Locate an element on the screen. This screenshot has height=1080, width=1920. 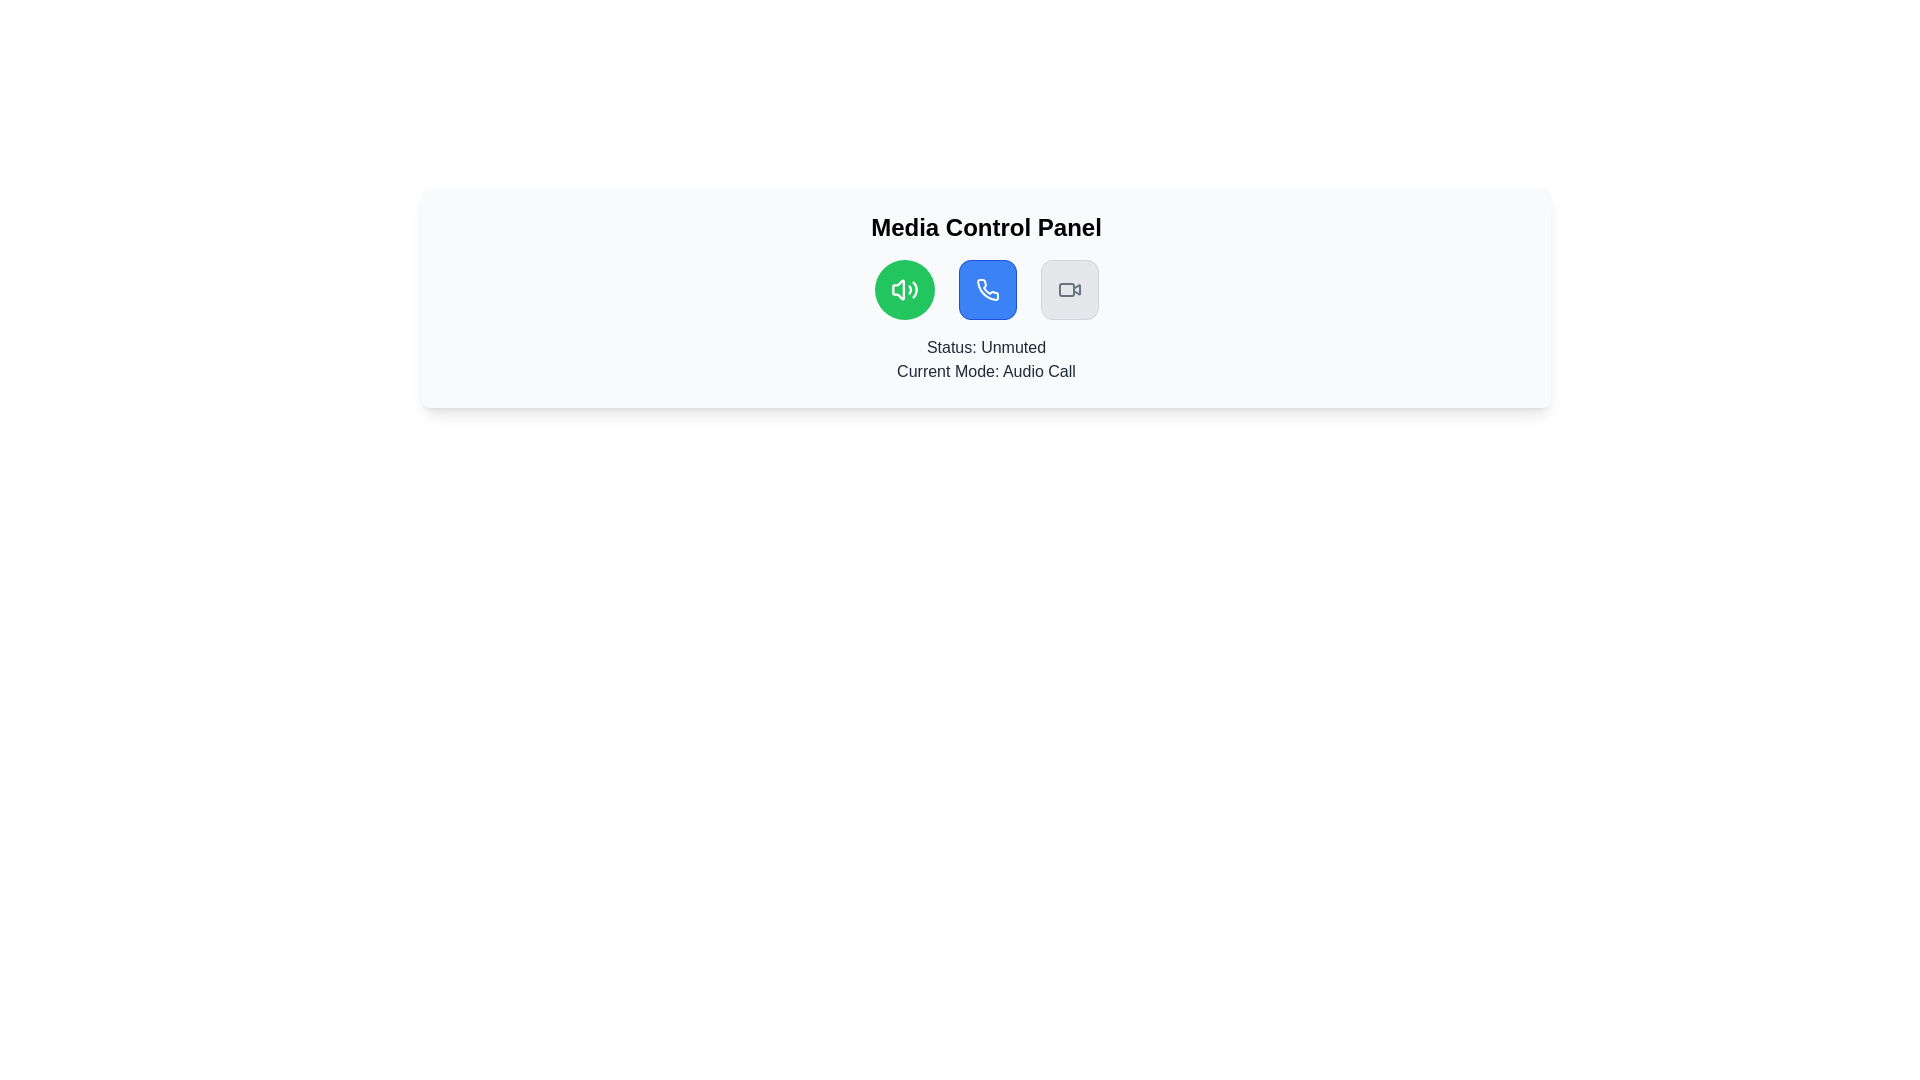
the phone icon within the middle blue button in the row of three buttons, located below the 'Media Control Panel' label is located at coordinates (987, 289).